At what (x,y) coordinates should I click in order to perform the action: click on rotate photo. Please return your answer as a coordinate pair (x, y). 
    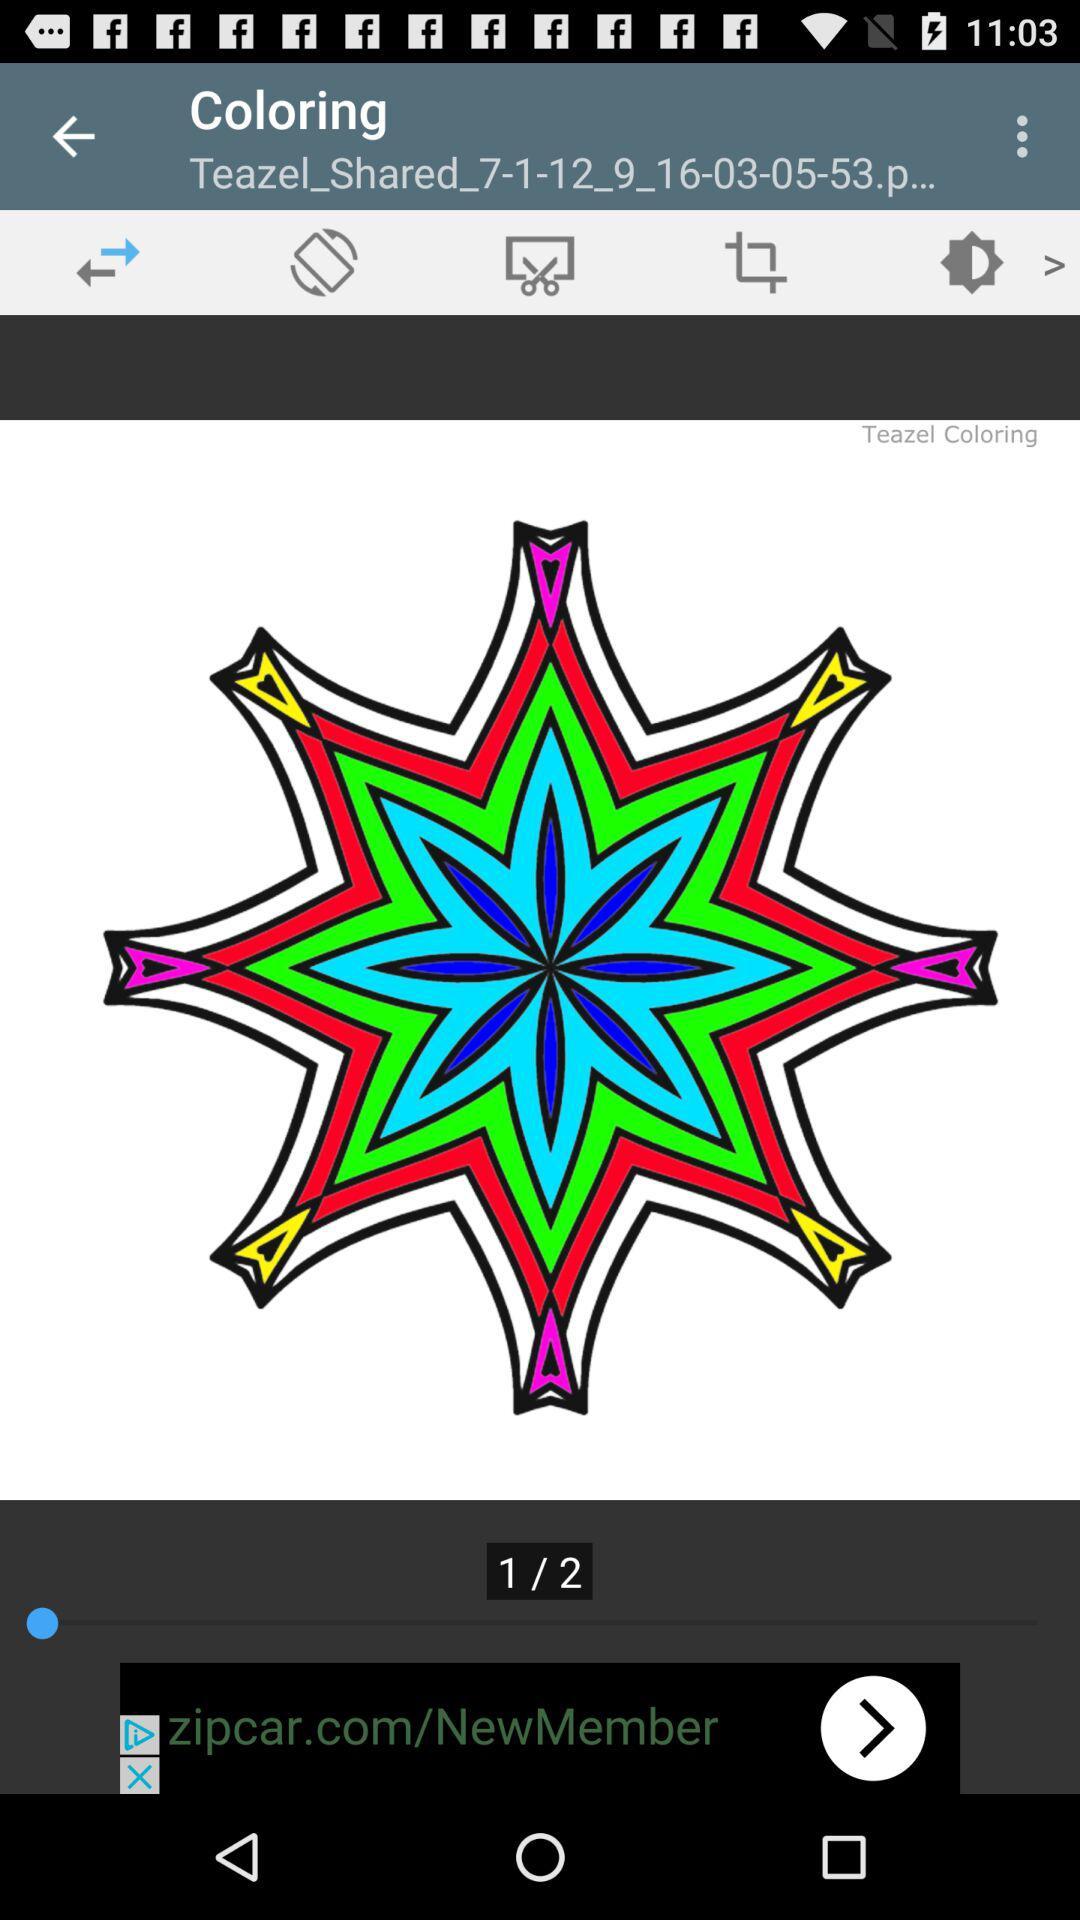
    Looking at the image, I should click on (323, 261).